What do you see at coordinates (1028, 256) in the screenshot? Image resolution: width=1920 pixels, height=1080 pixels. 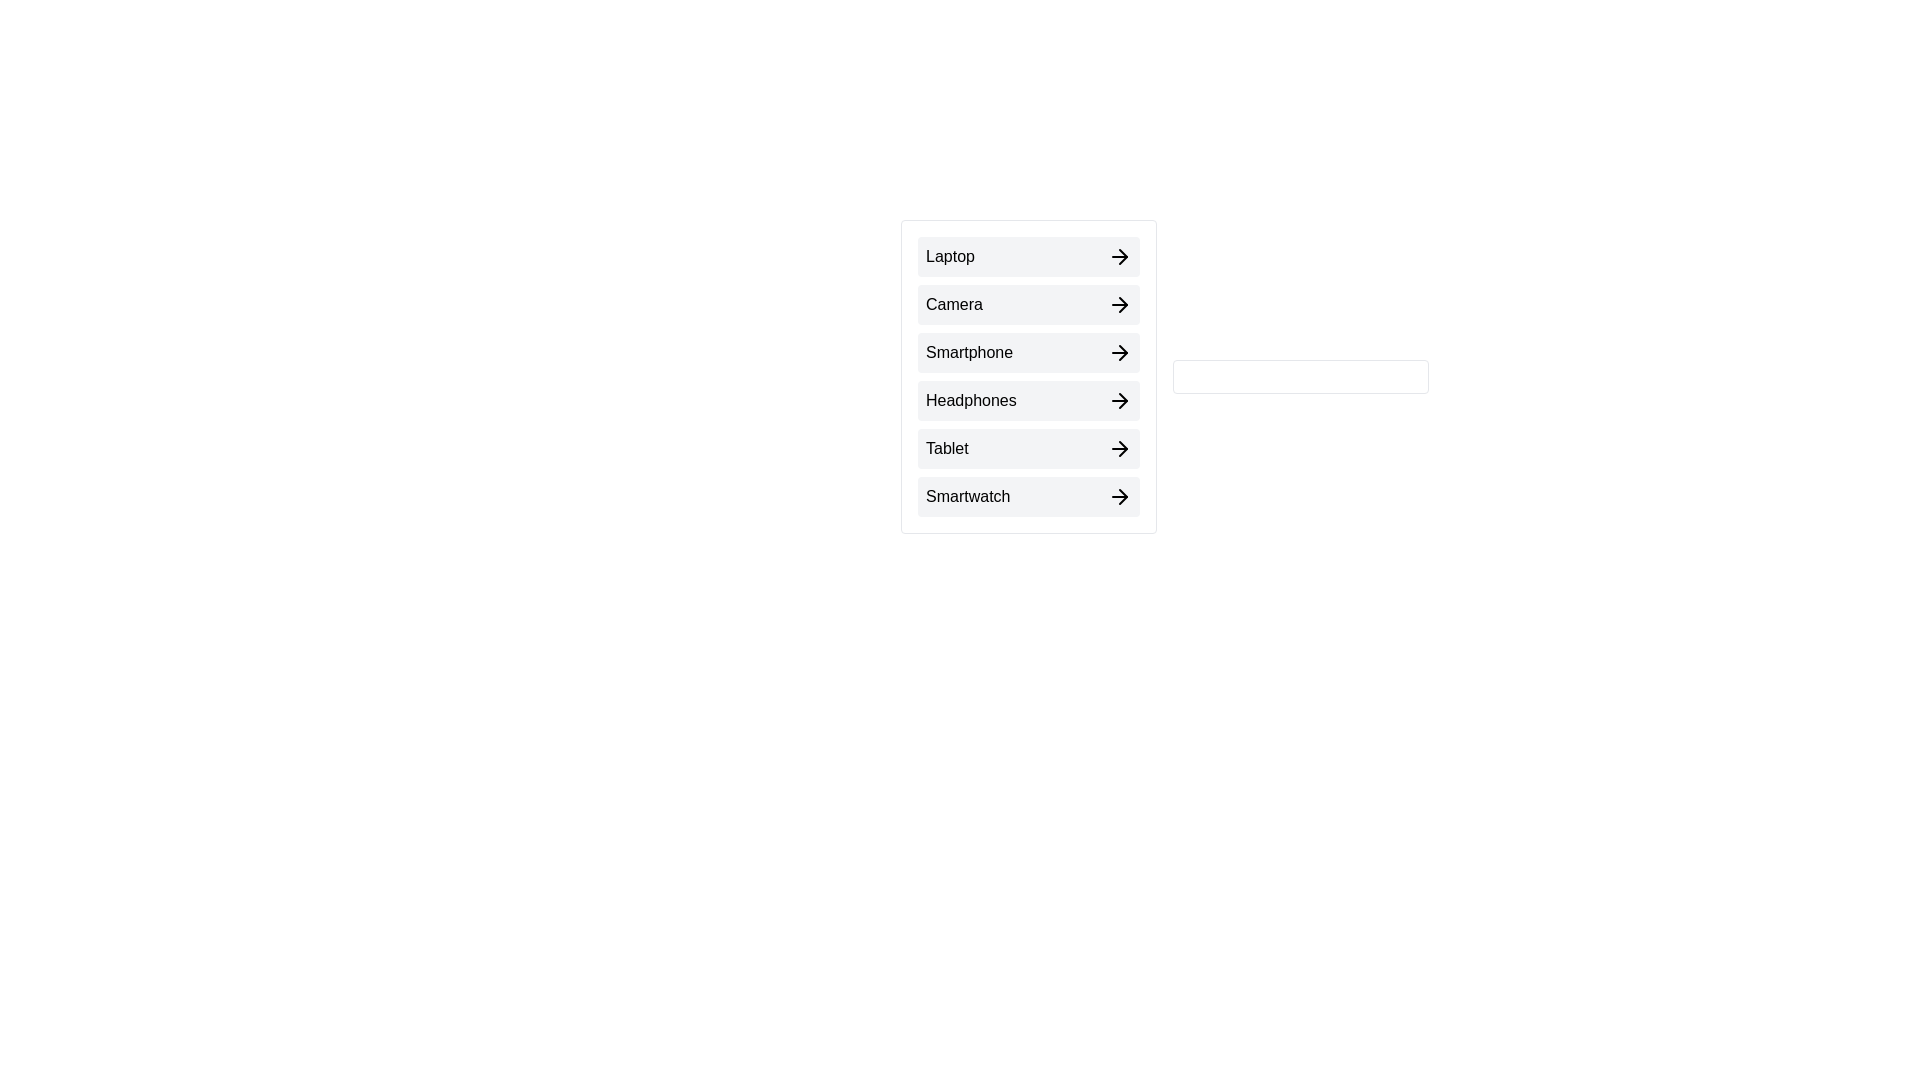 I see `the item Laptop to highlight it` at bounding box center [1028, 256].